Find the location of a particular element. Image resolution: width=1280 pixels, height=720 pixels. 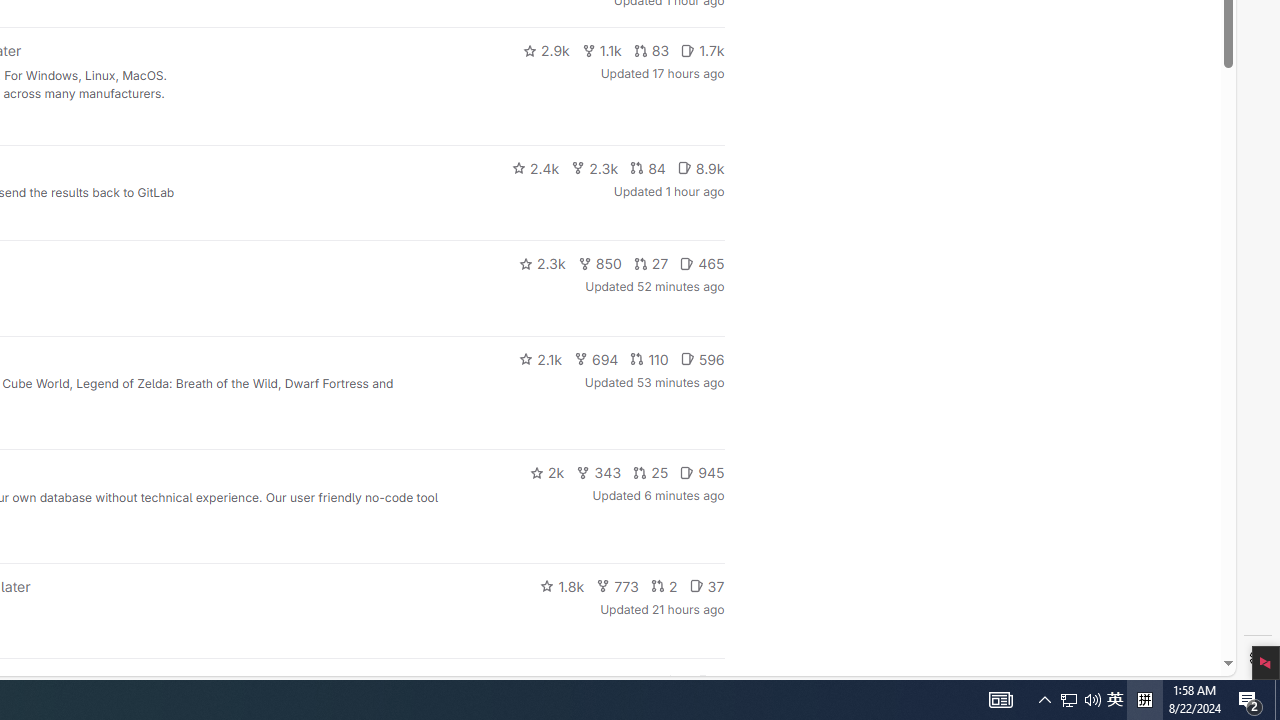

'694' is located at coordinates (595, 357).